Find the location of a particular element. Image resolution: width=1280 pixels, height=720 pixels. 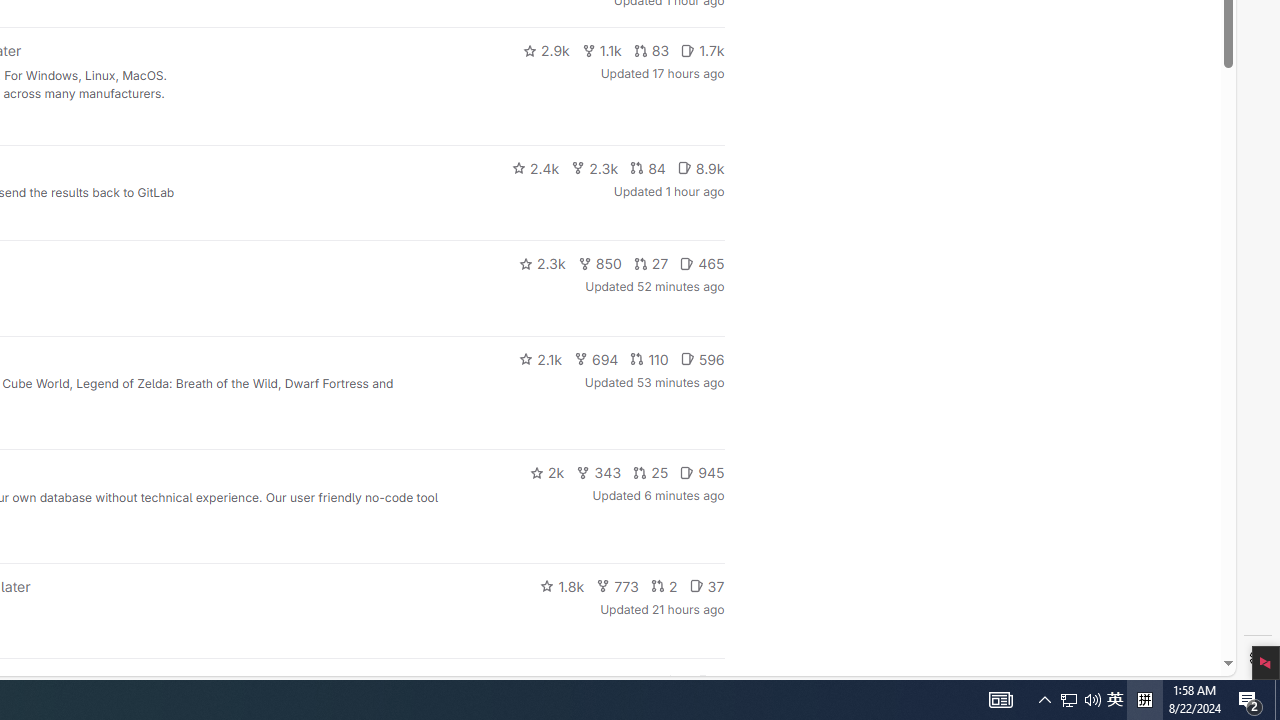

'694' is located at coordinates (595, 357).